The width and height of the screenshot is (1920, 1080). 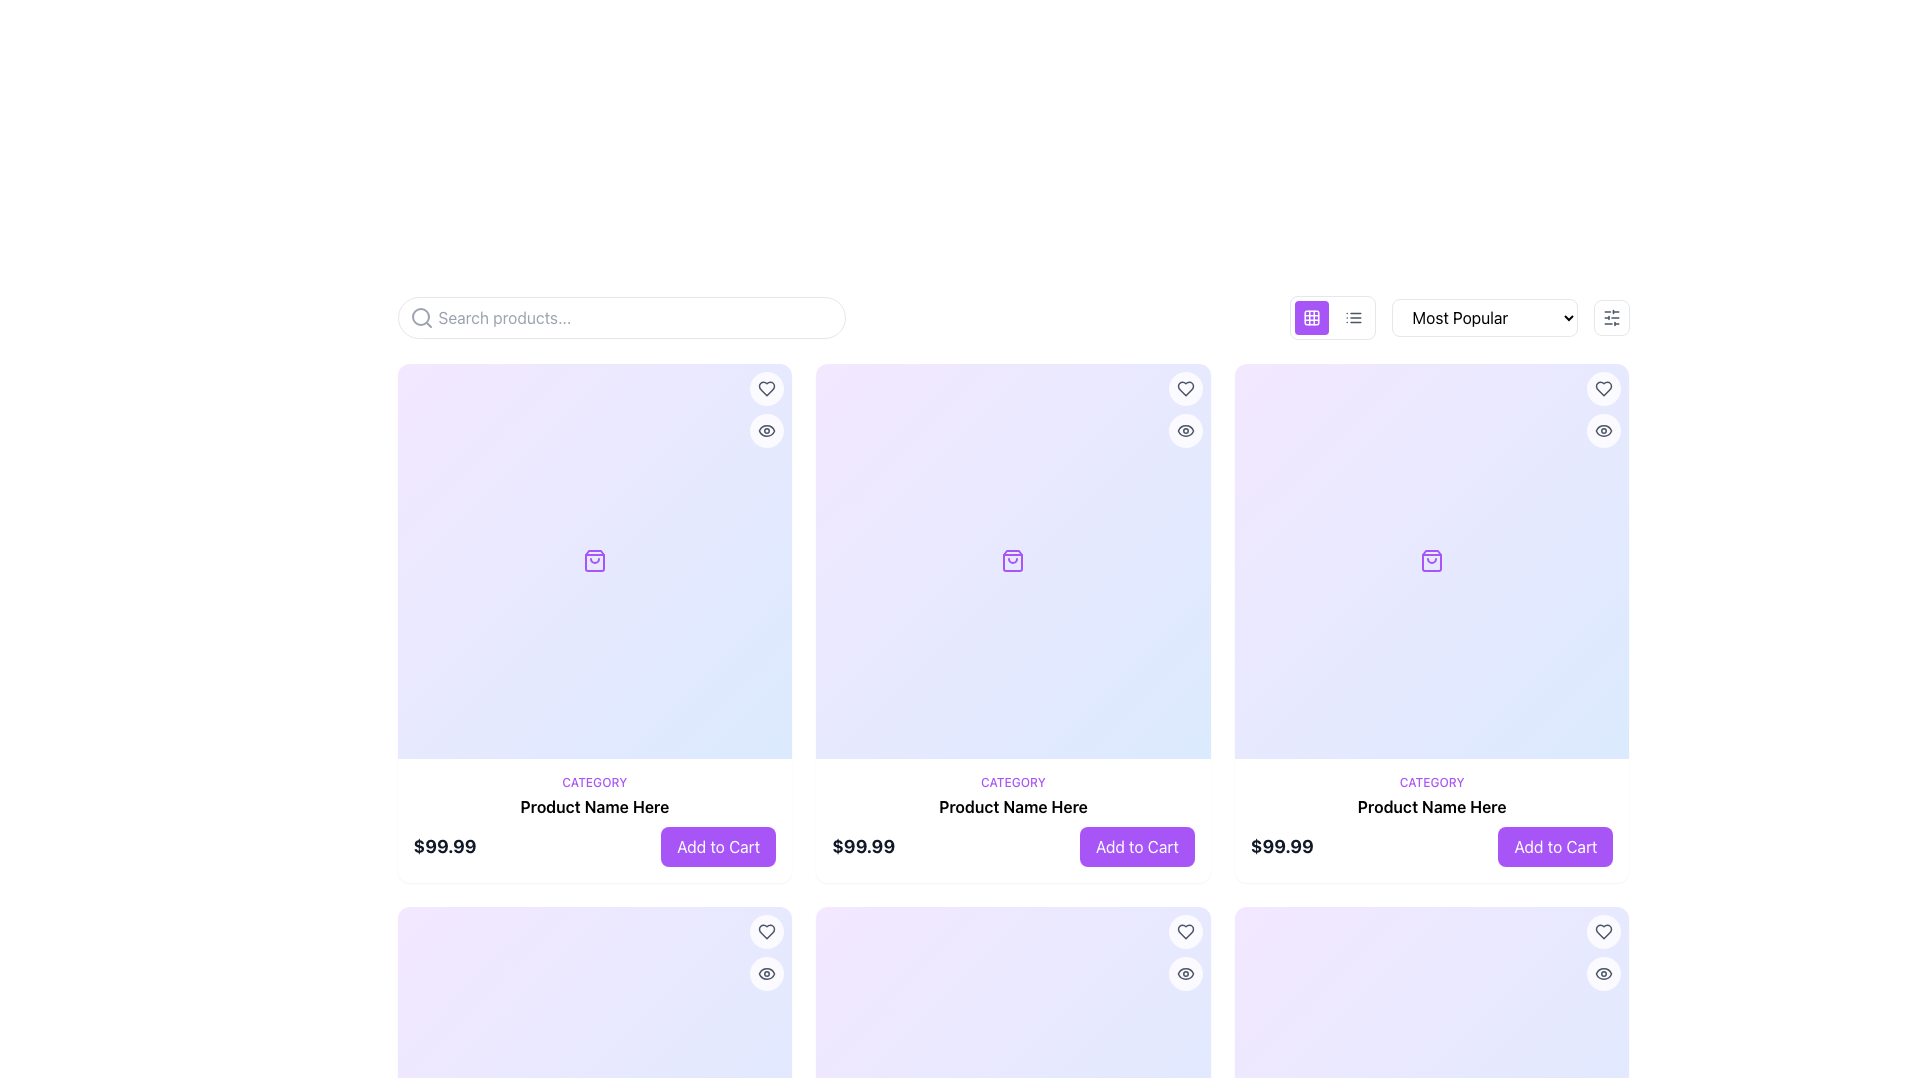 I want to click on the adjustment or settings icon located in the top-right grouping of the UI, specifically in the third box of the horizontal control options, so click(x=1611, y=316).